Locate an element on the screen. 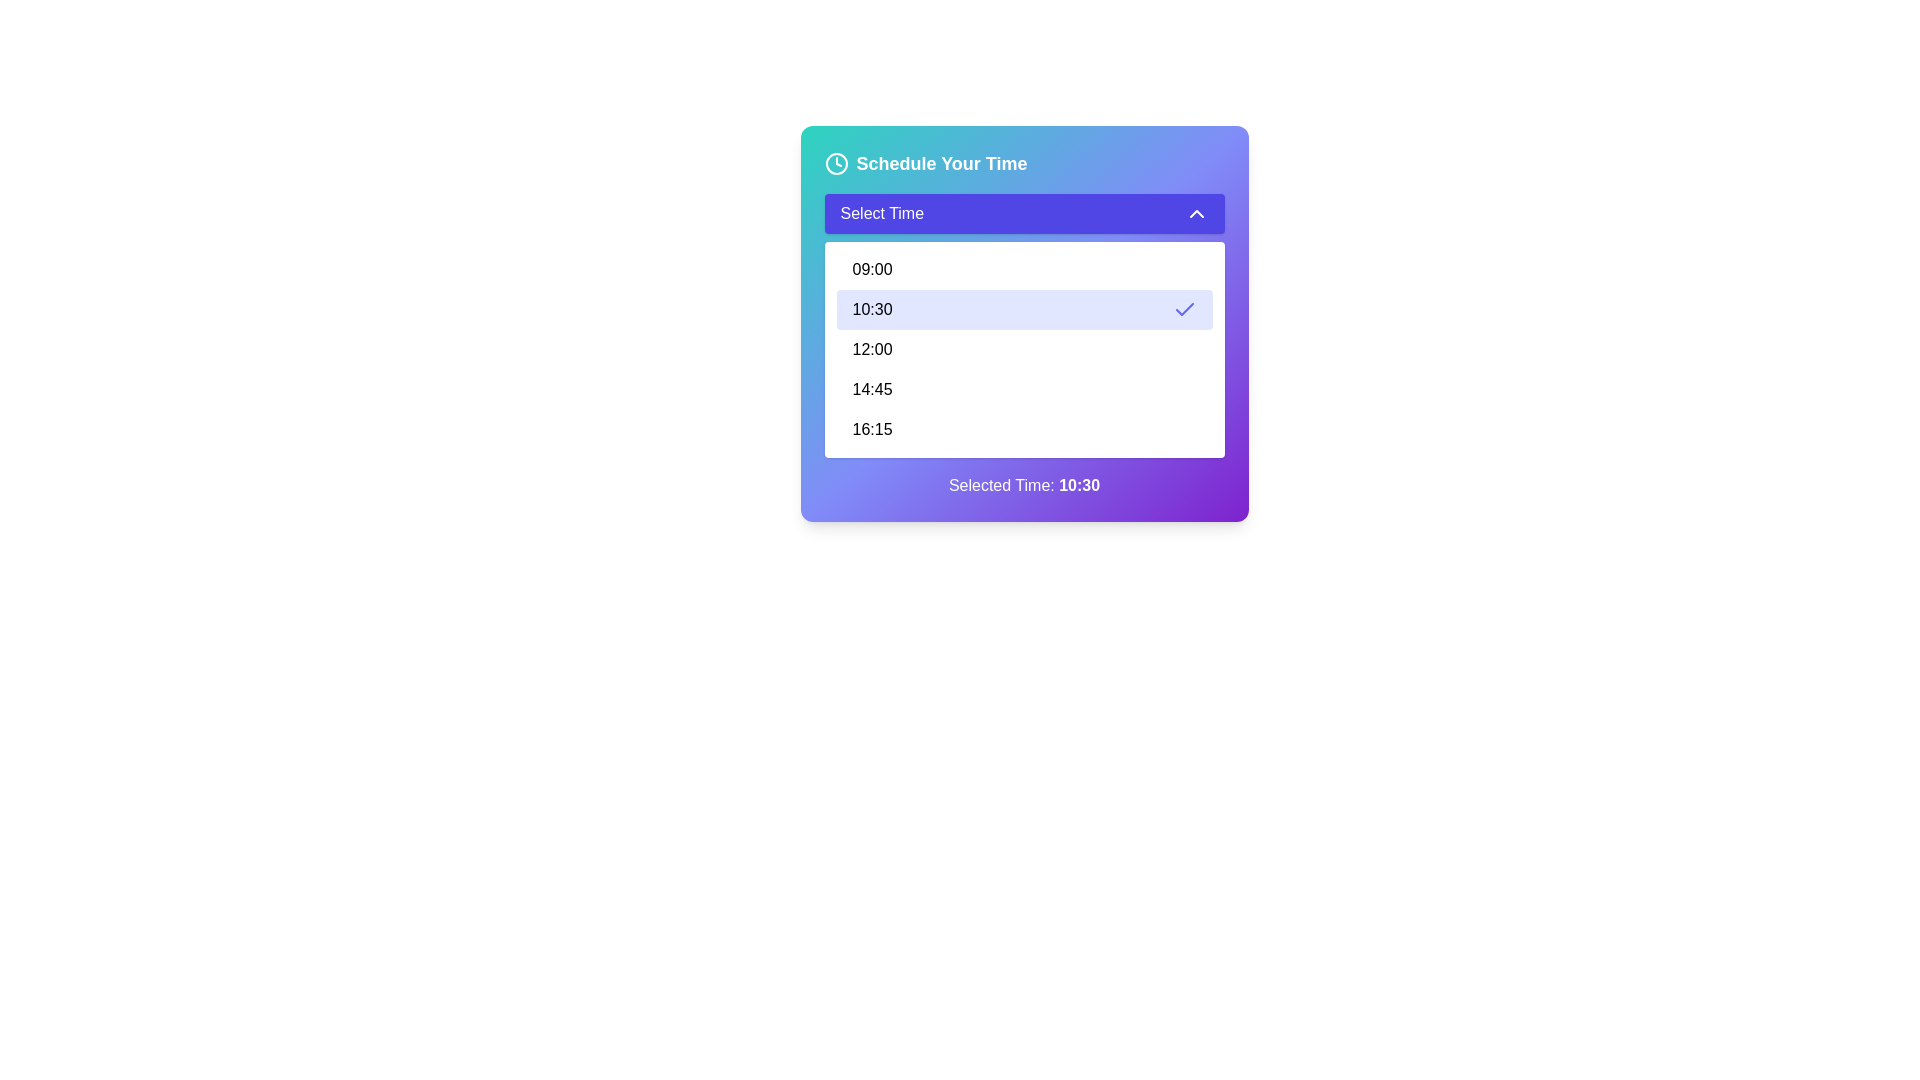 Image resolution: width=1920 pixels, height=1080 pixels. the static text label for the time option '14:45' in the scheduler dropdown menu is located at coordinates (872, 389).